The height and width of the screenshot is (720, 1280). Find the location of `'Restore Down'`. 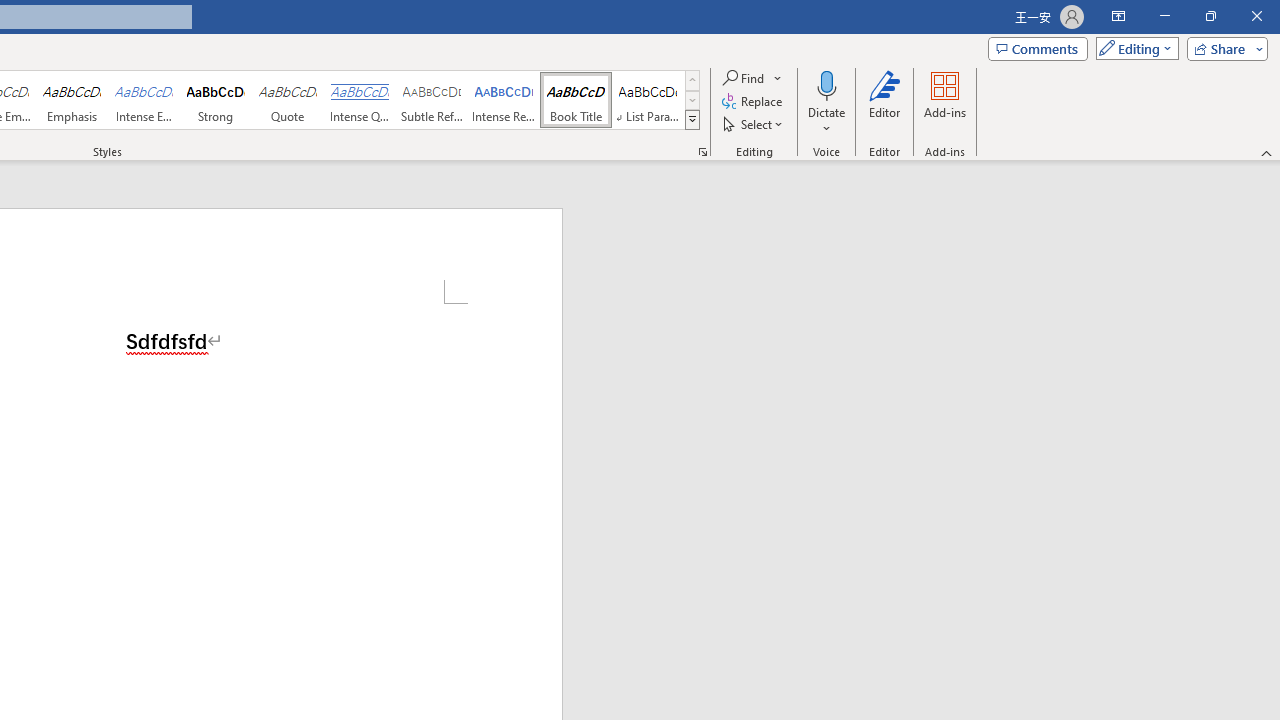

'Restore Down' is located at coordinates (1209, 16).